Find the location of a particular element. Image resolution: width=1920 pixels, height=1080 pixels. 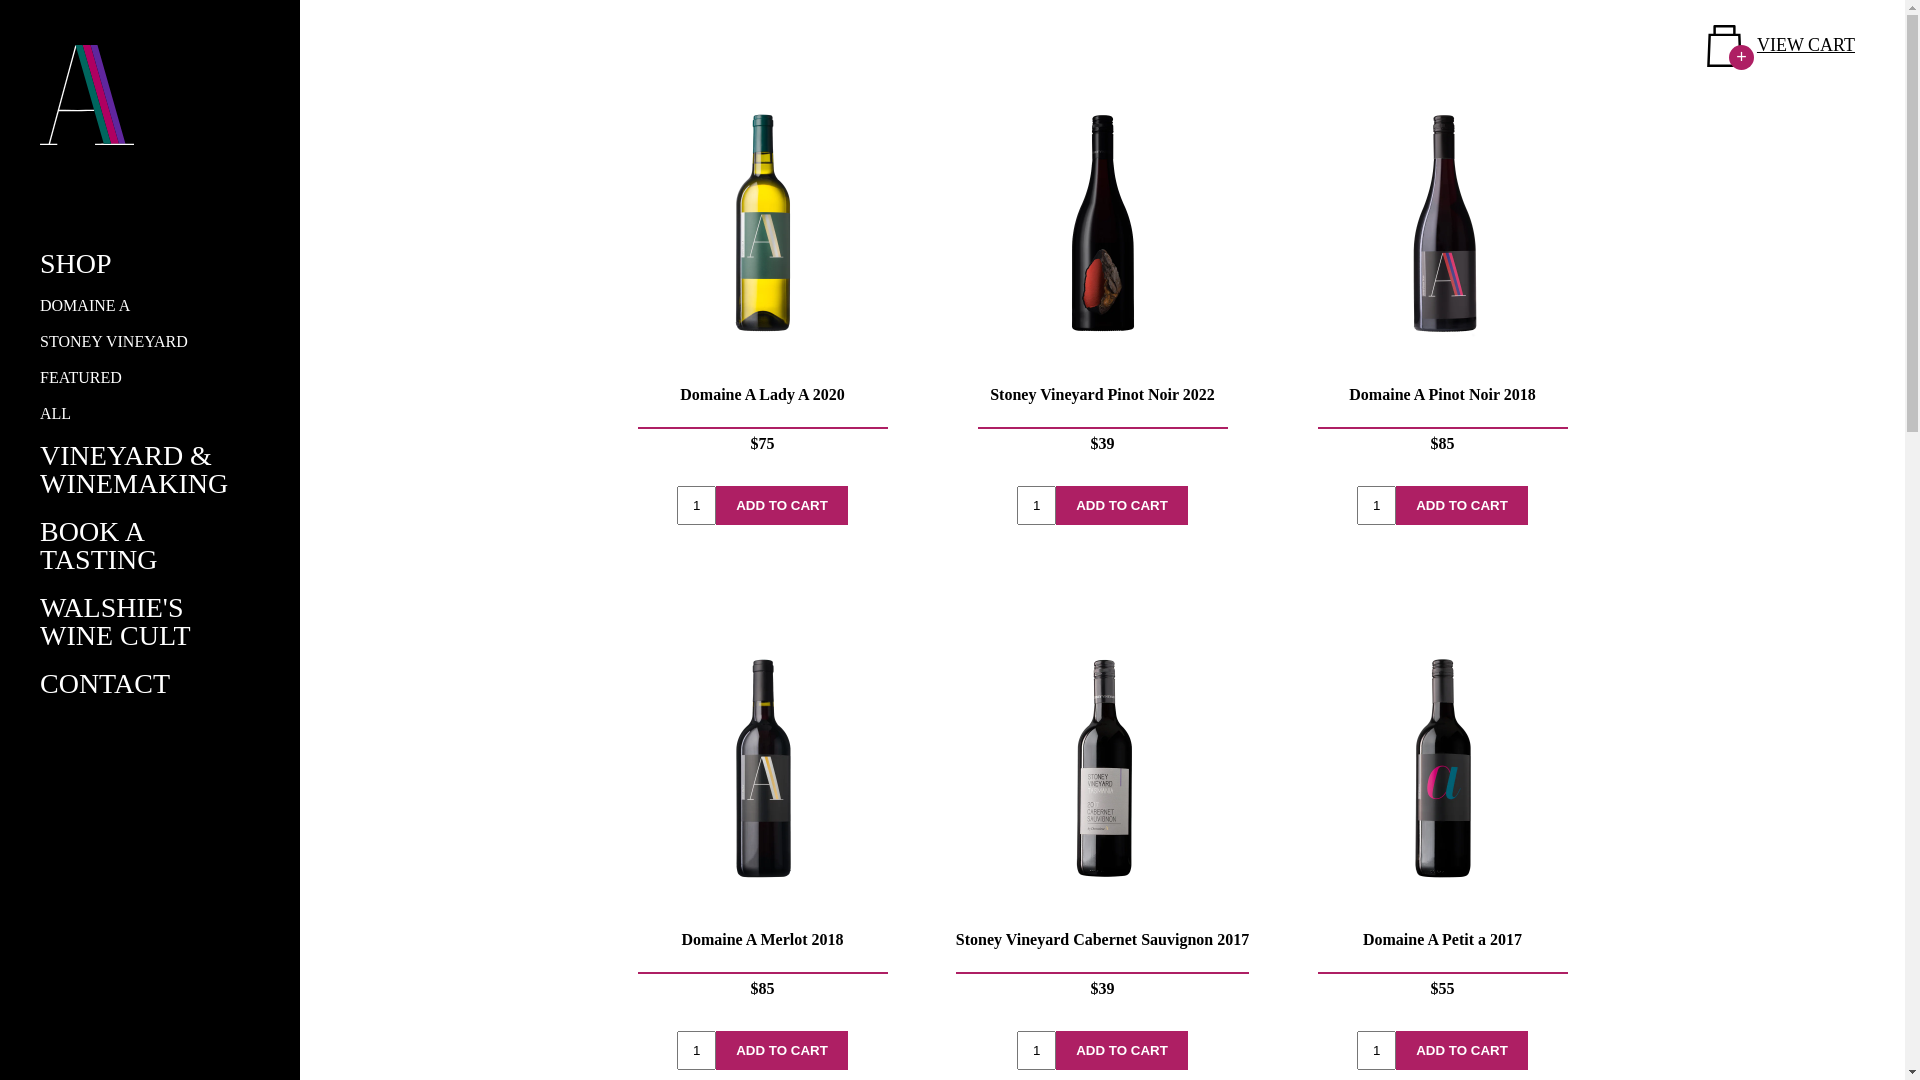

'Stoney Vineyard Pinot Noir 2022 is located at coordinates (1101, 277).